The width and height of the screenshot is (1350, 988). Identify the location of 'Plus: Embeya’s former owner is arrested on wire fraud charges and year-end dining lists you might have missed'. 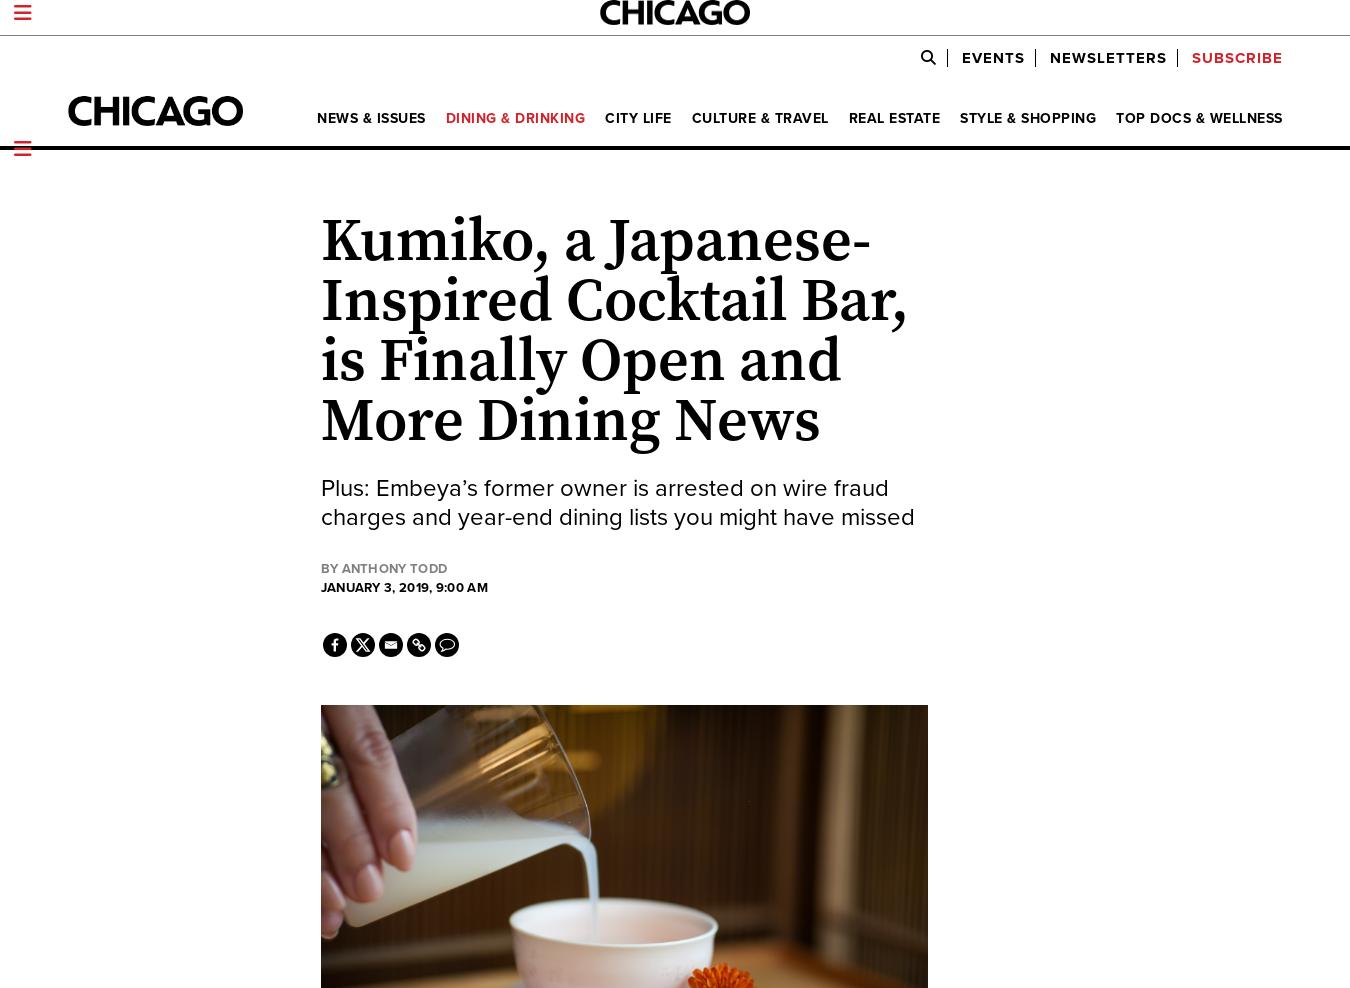
(616, 501).